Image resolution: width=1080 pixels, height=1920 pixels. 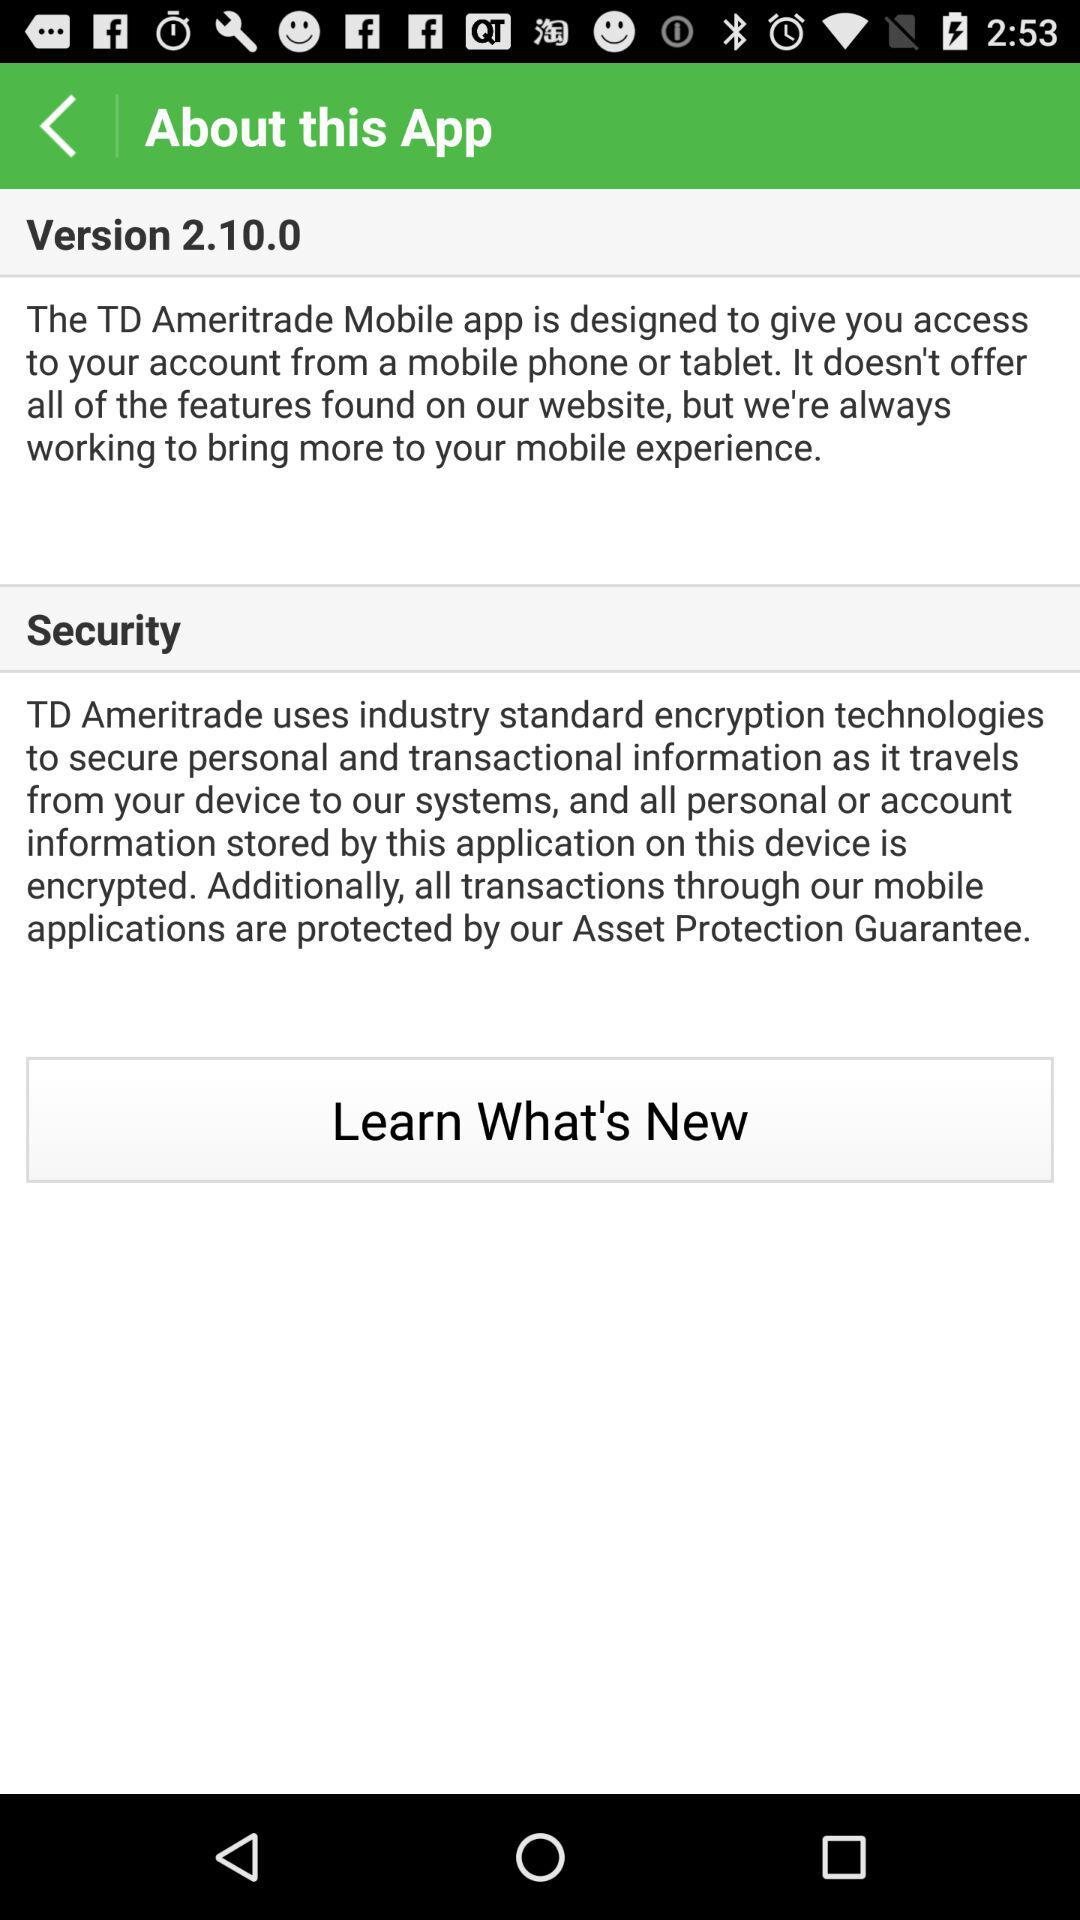 I want to click on the arrow_backward icon, so click(x=56, y=133).